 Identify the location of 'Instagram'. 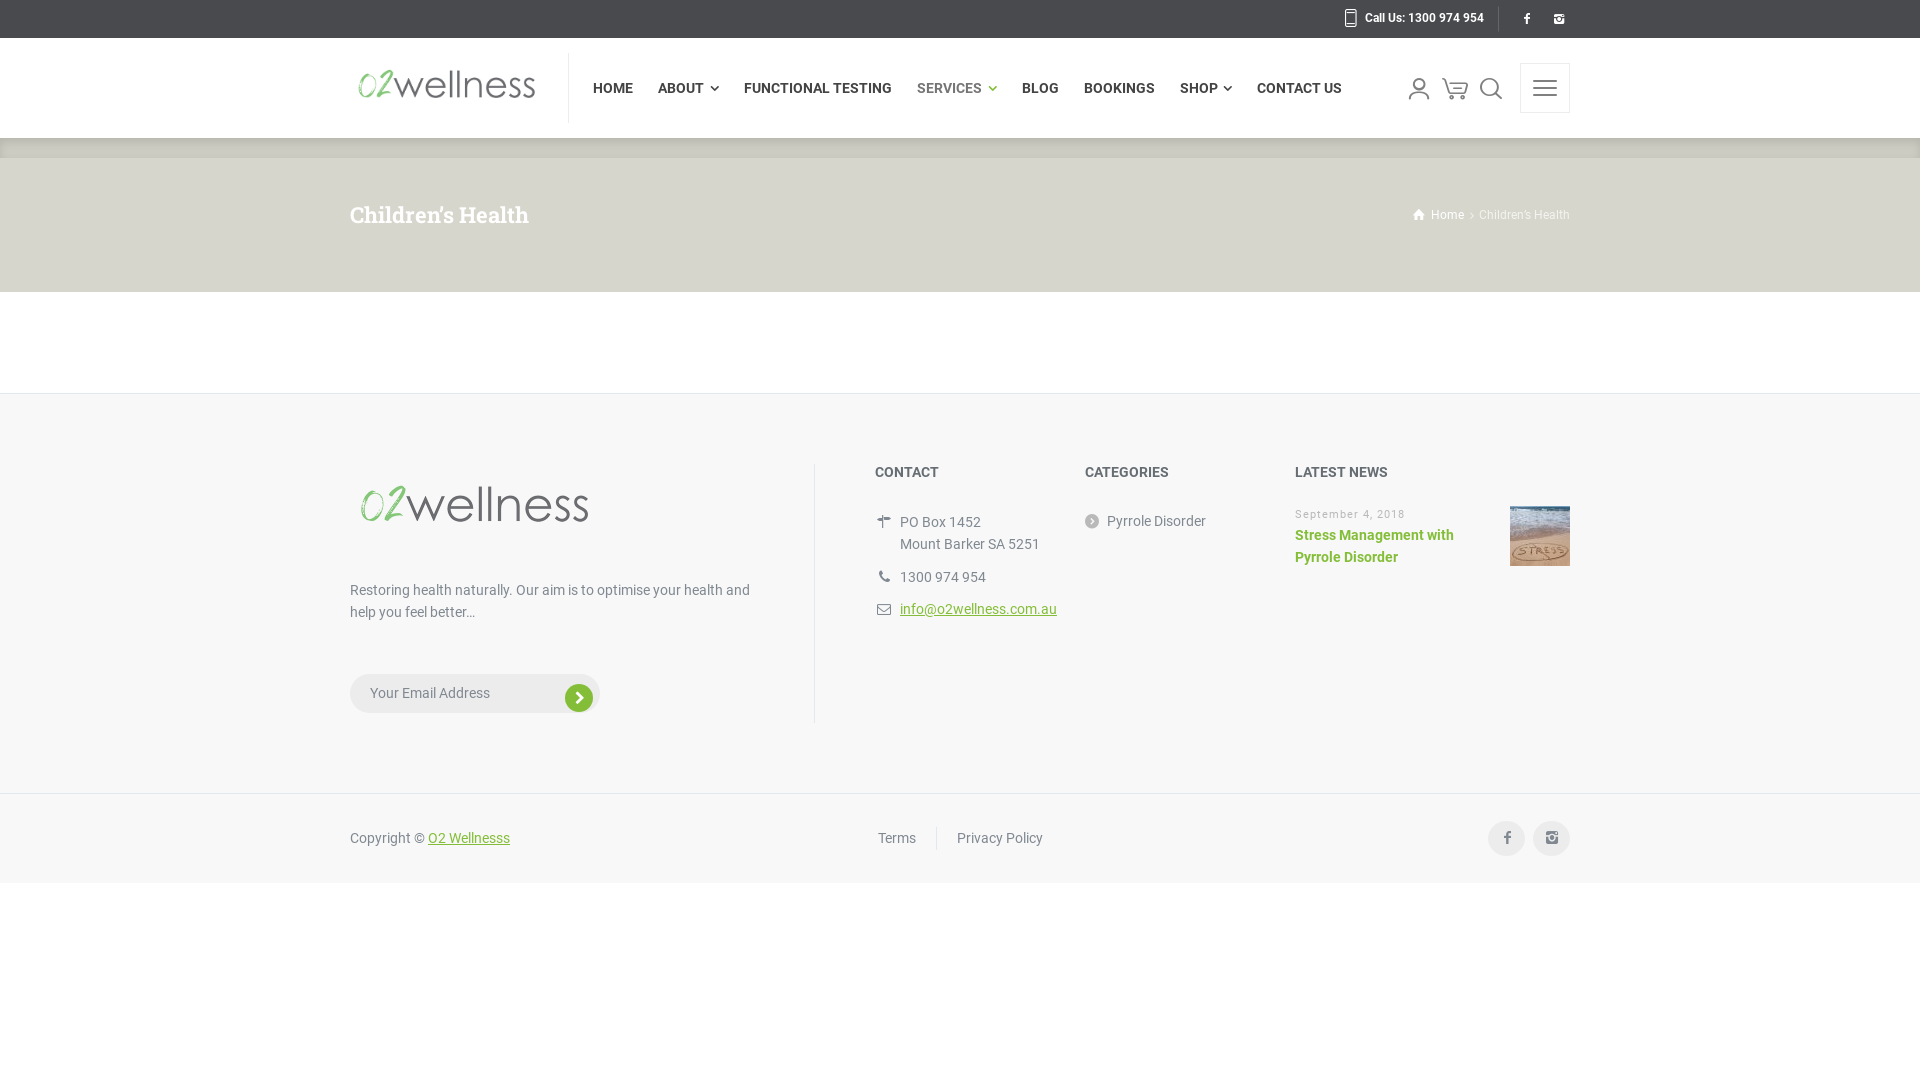
(1550, 838).